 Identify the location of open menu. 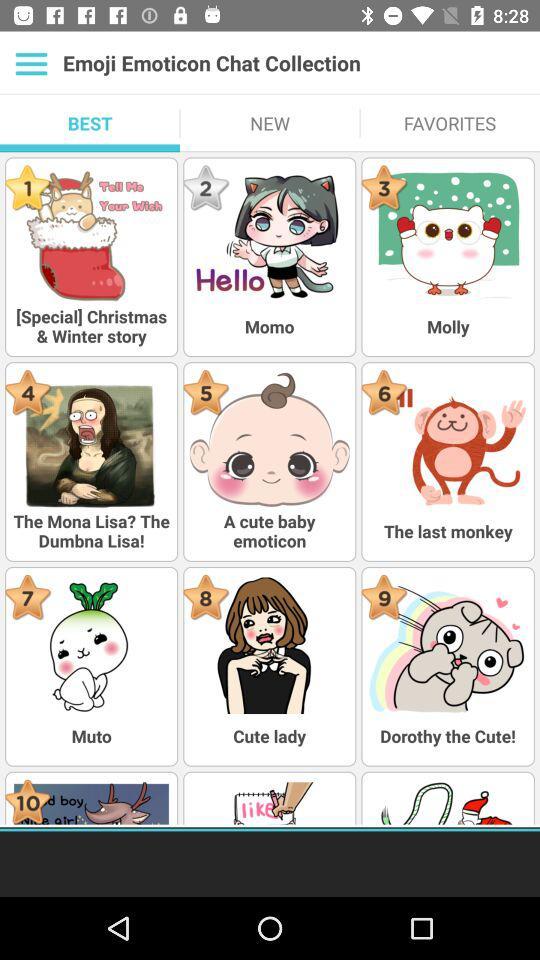
(30, 63).